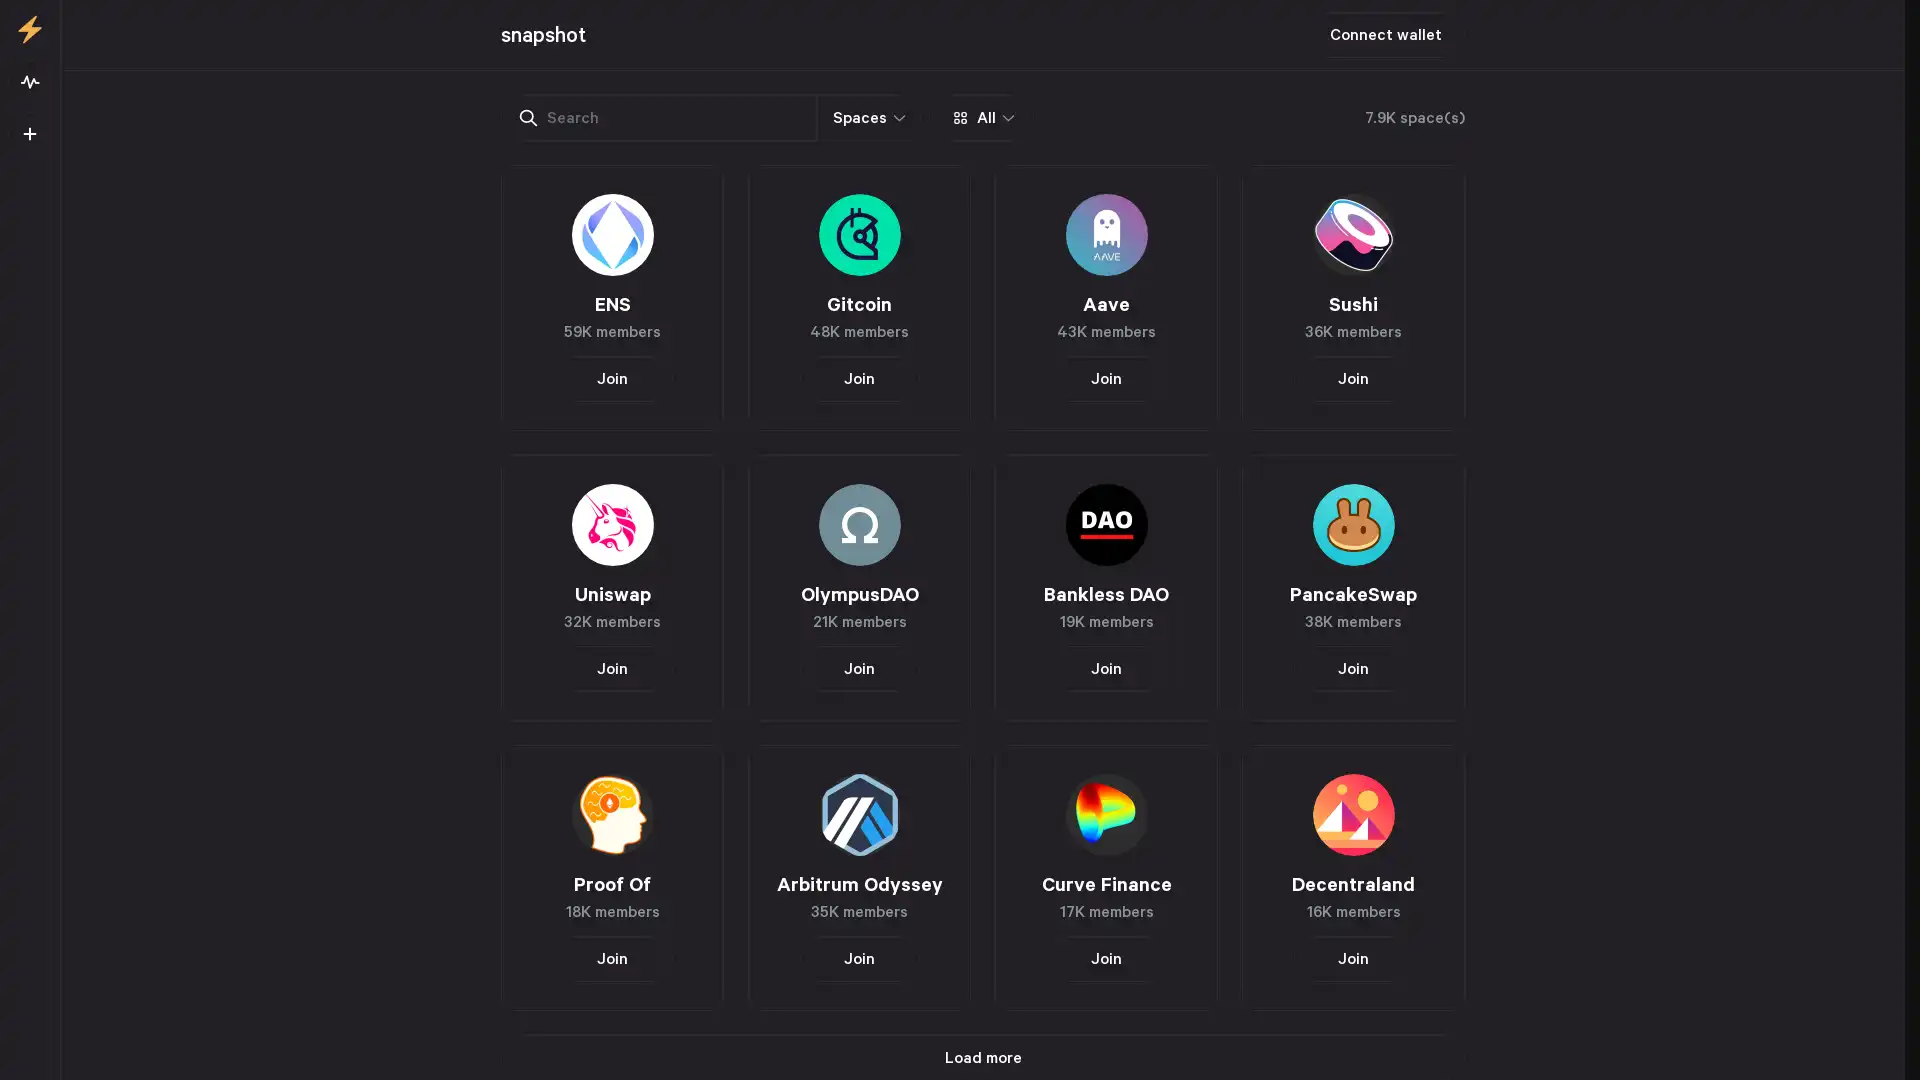 The image size is (1920, 1080). I want to click on Join, so click(1104, 668).